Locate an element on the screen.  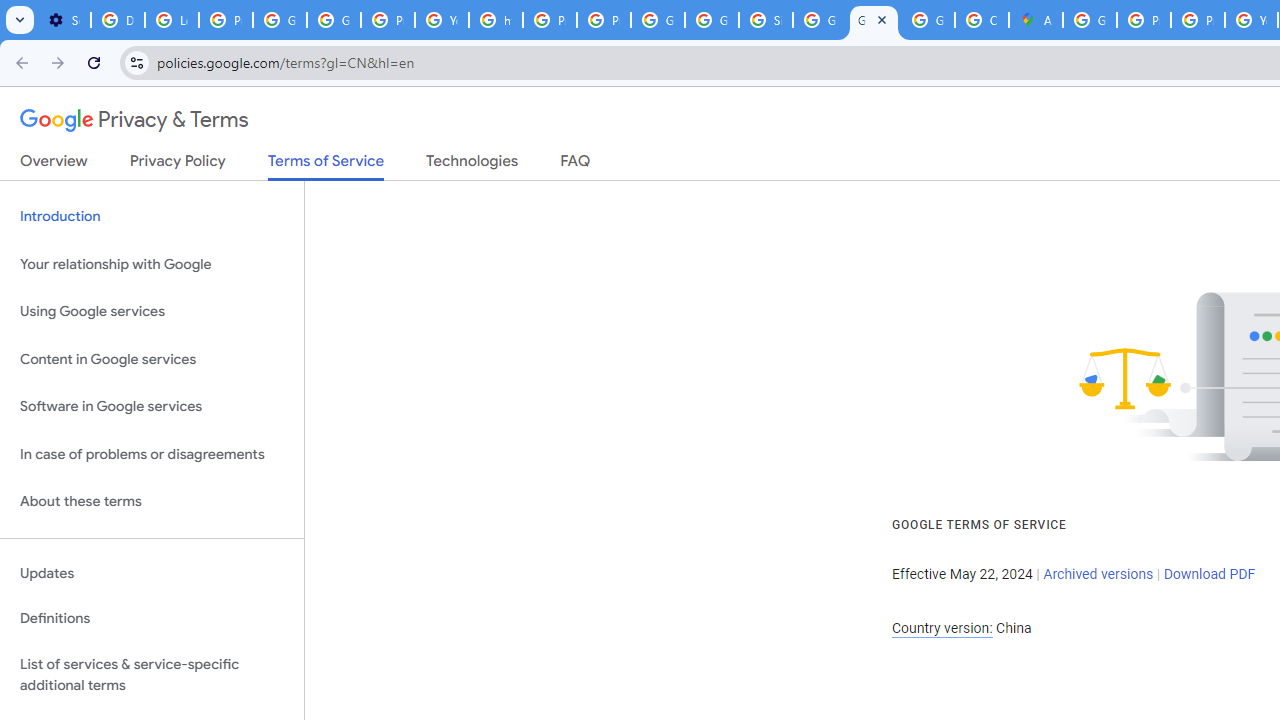
'Create your Google Account' is located at coordinates (981, 20).